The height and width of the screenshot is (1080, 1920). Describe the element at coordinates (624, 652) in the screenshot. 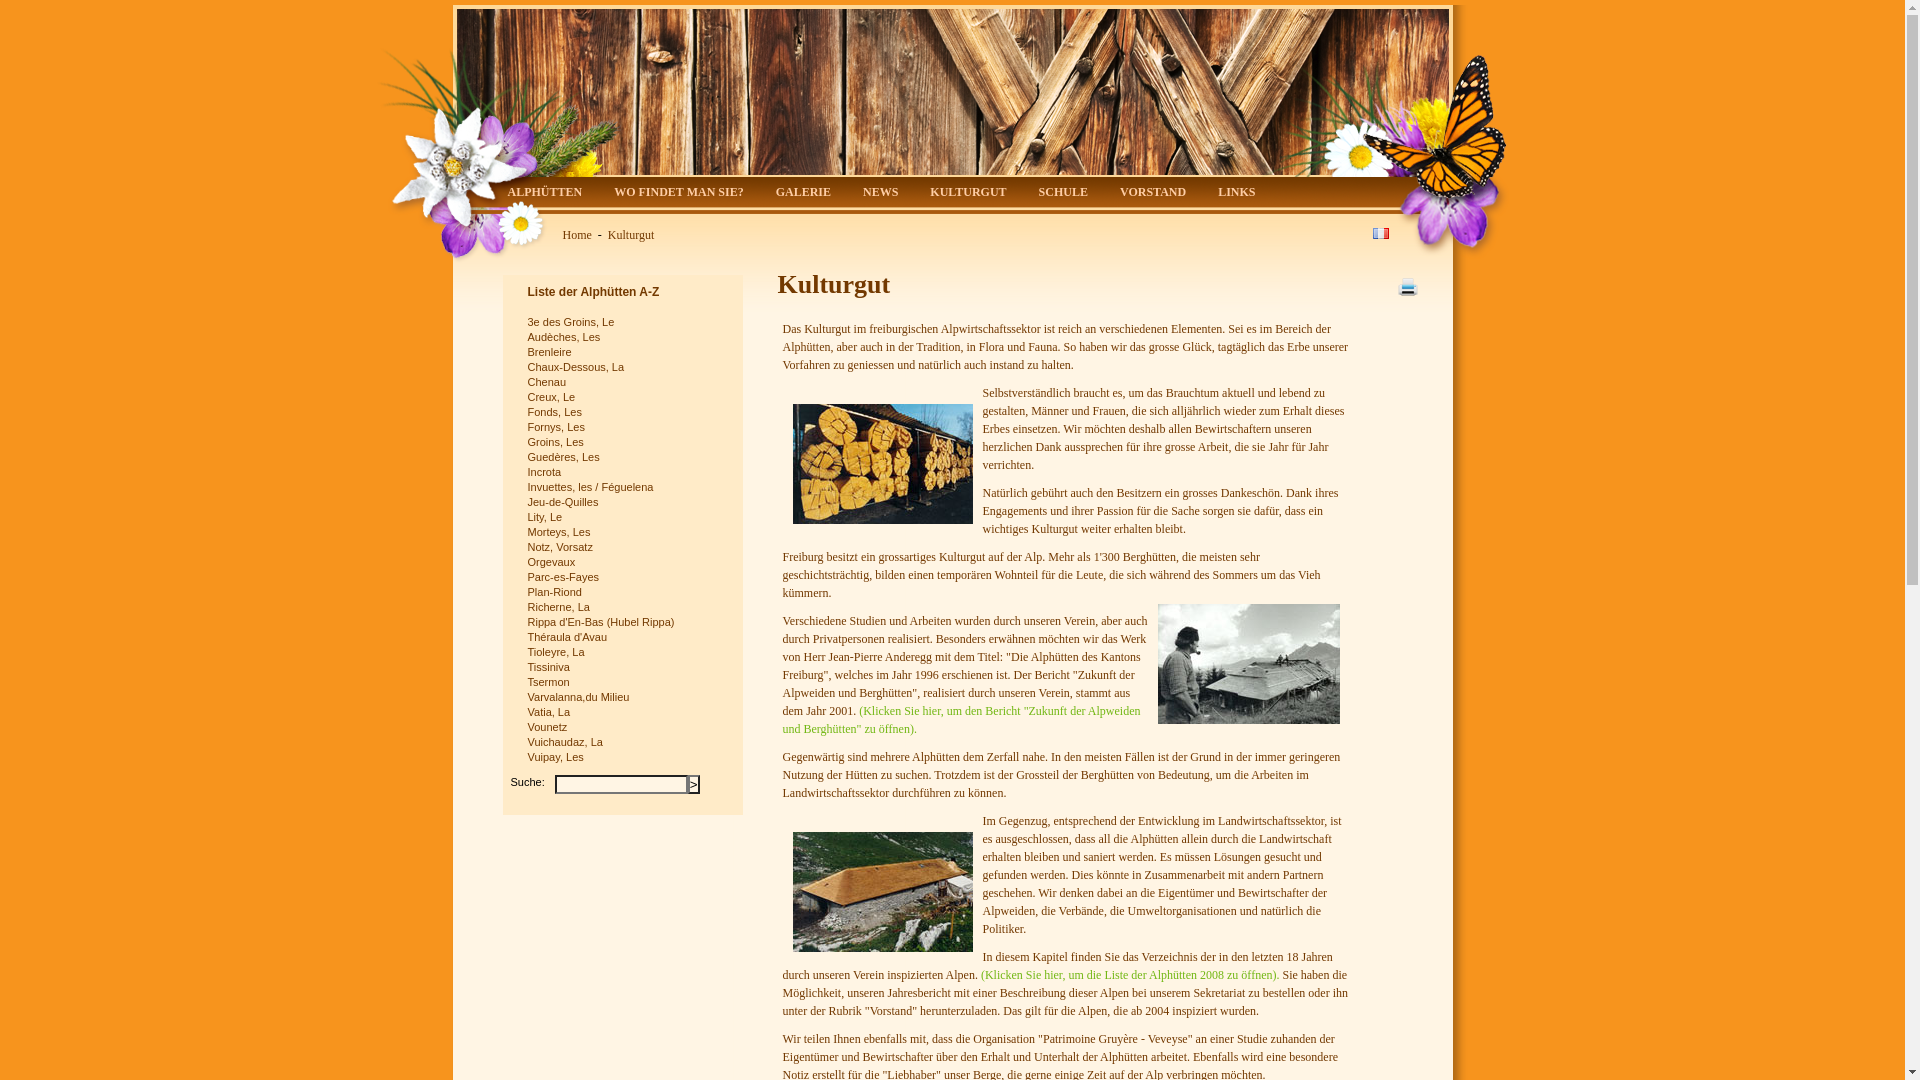

I see `'Tioleyre, La'` at that location.